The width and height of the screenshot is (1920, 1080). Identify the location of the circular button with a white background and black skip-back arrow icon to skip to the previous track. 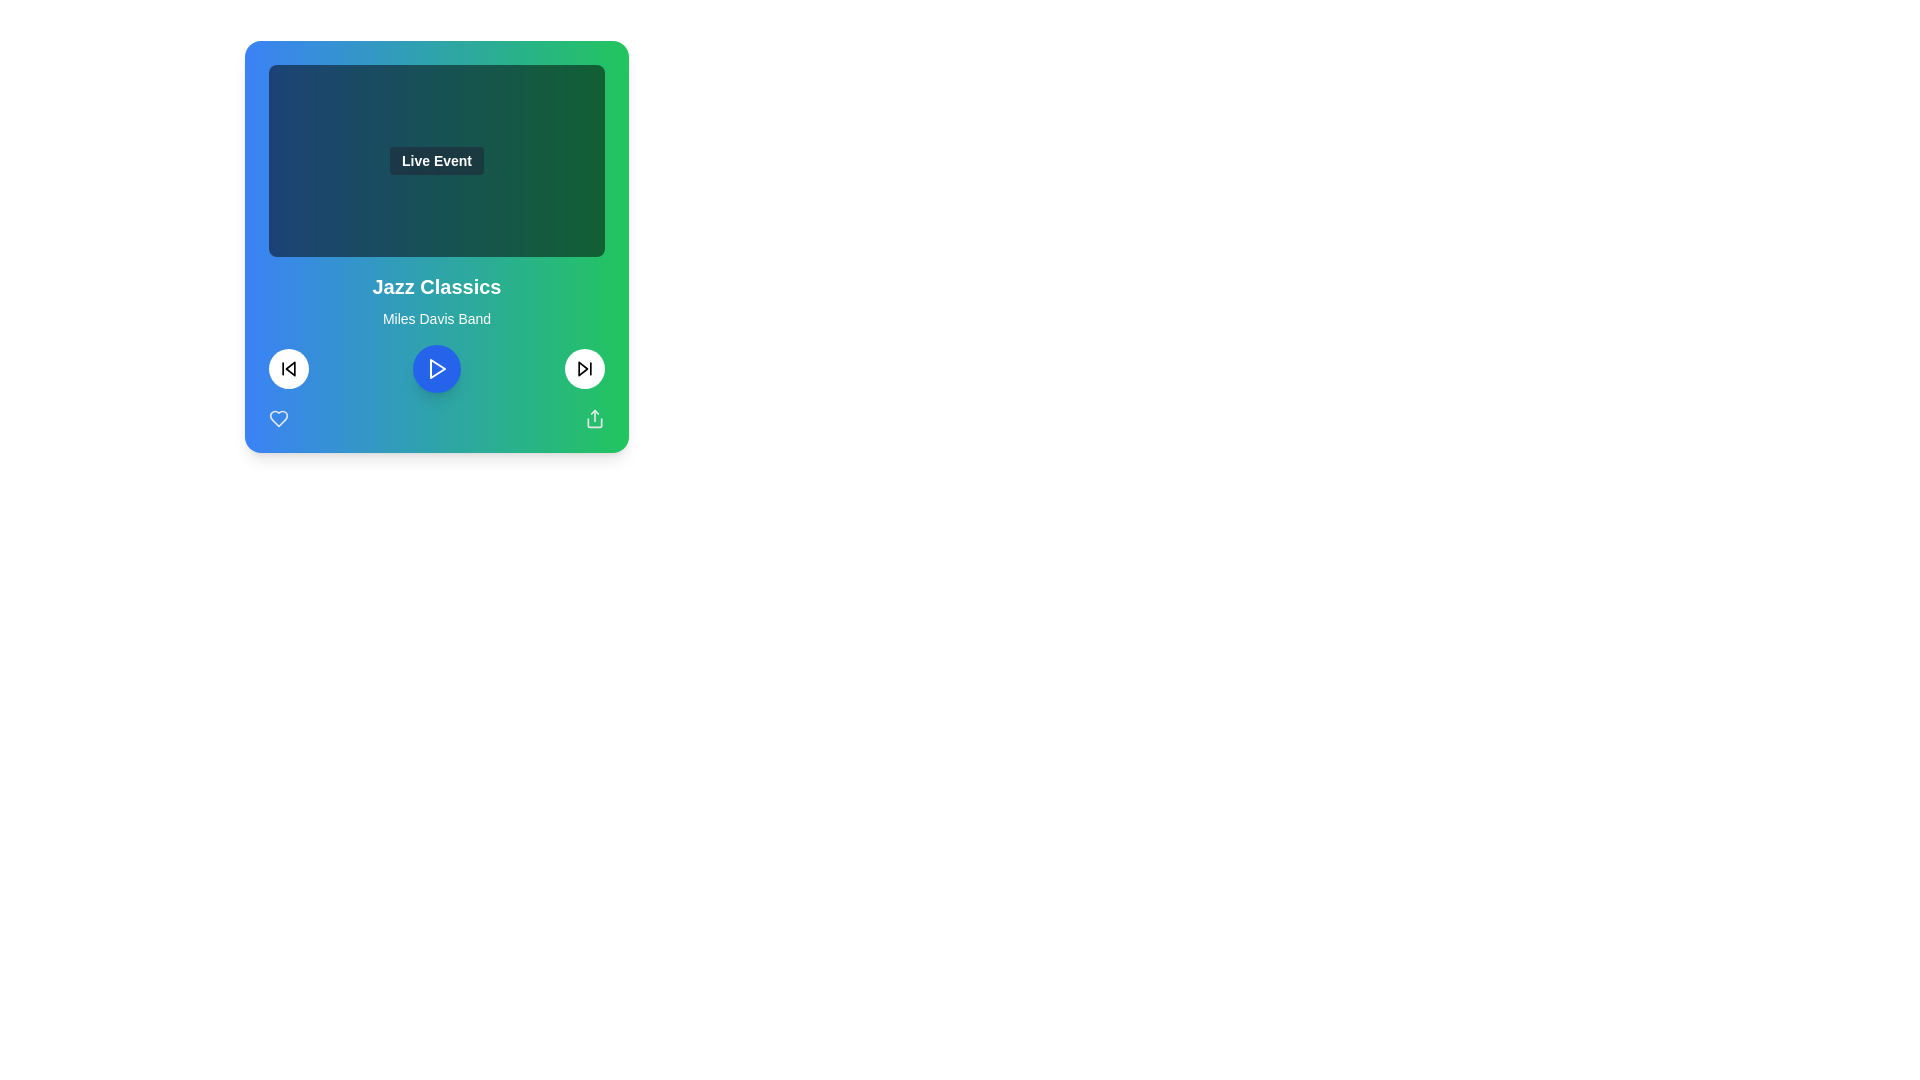
(287, 369).